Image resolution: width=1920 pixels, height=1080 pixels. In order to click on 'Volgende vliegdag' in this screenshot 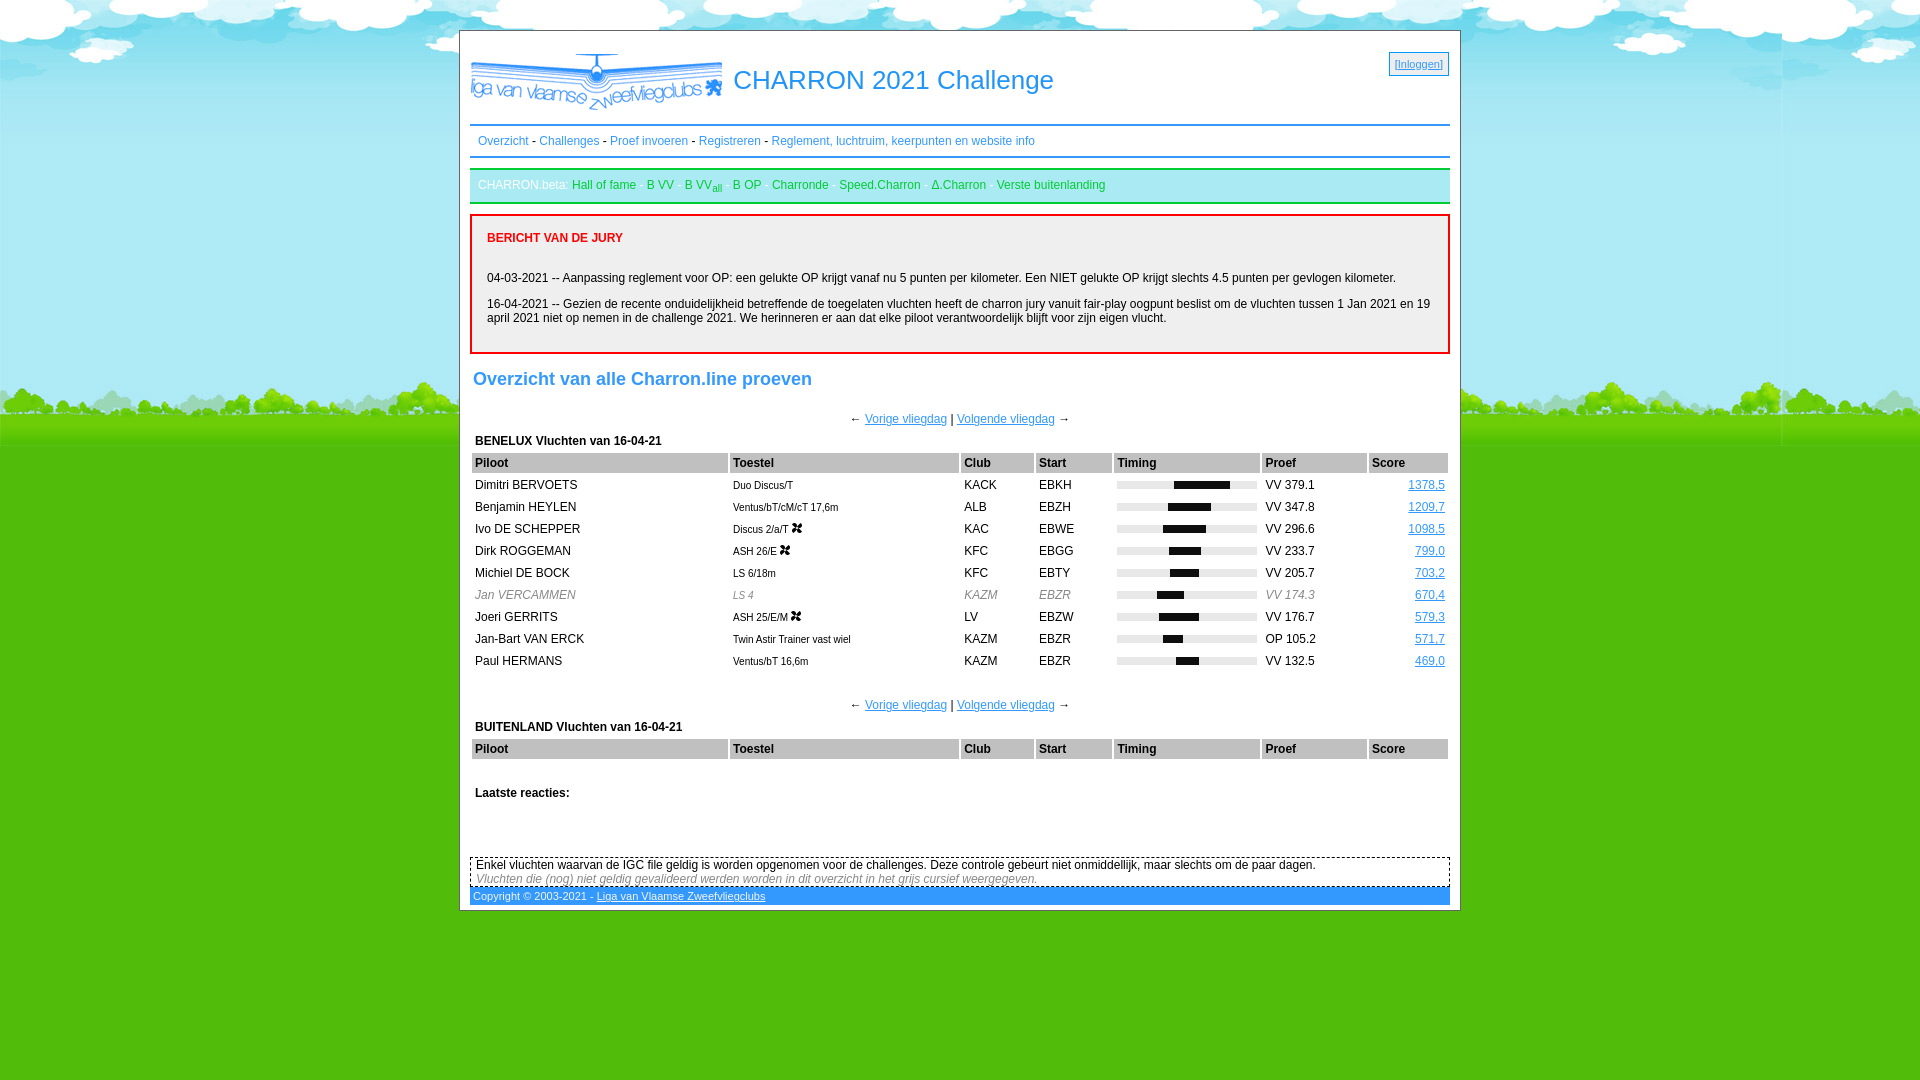, I will do `click(1006, 418)`.